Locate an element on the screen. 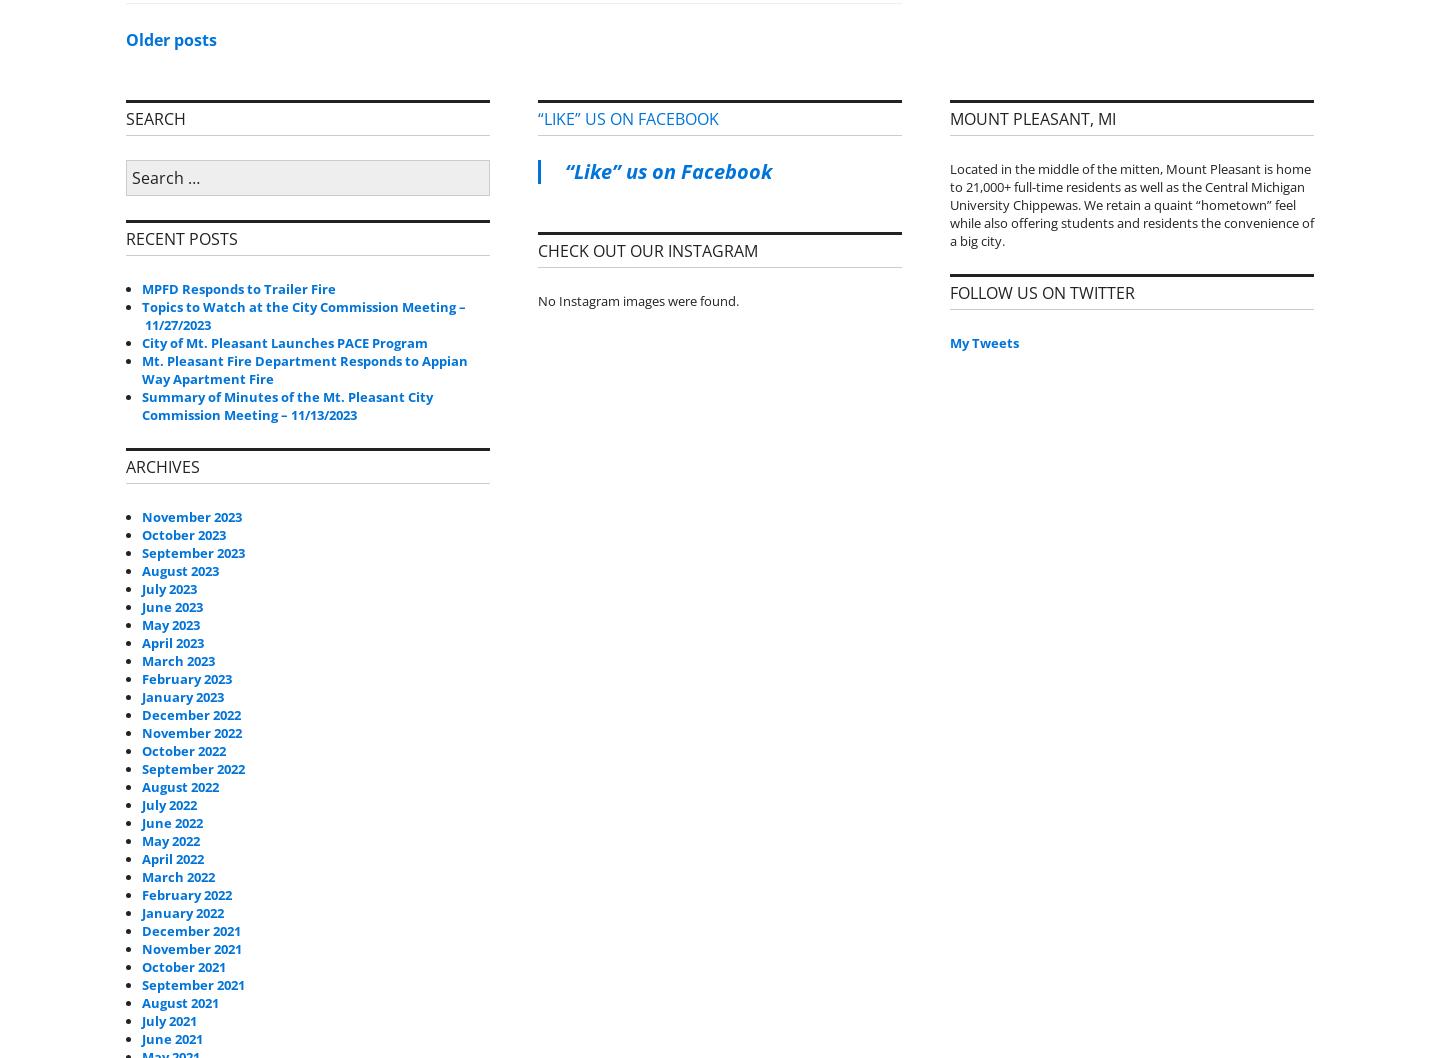 The height and width of the screenshot is (1058, 1440). 'Mt. Pleasant Fire Department Responds to Appian Way Apartment Fire' is located at coordinates (304, 369).